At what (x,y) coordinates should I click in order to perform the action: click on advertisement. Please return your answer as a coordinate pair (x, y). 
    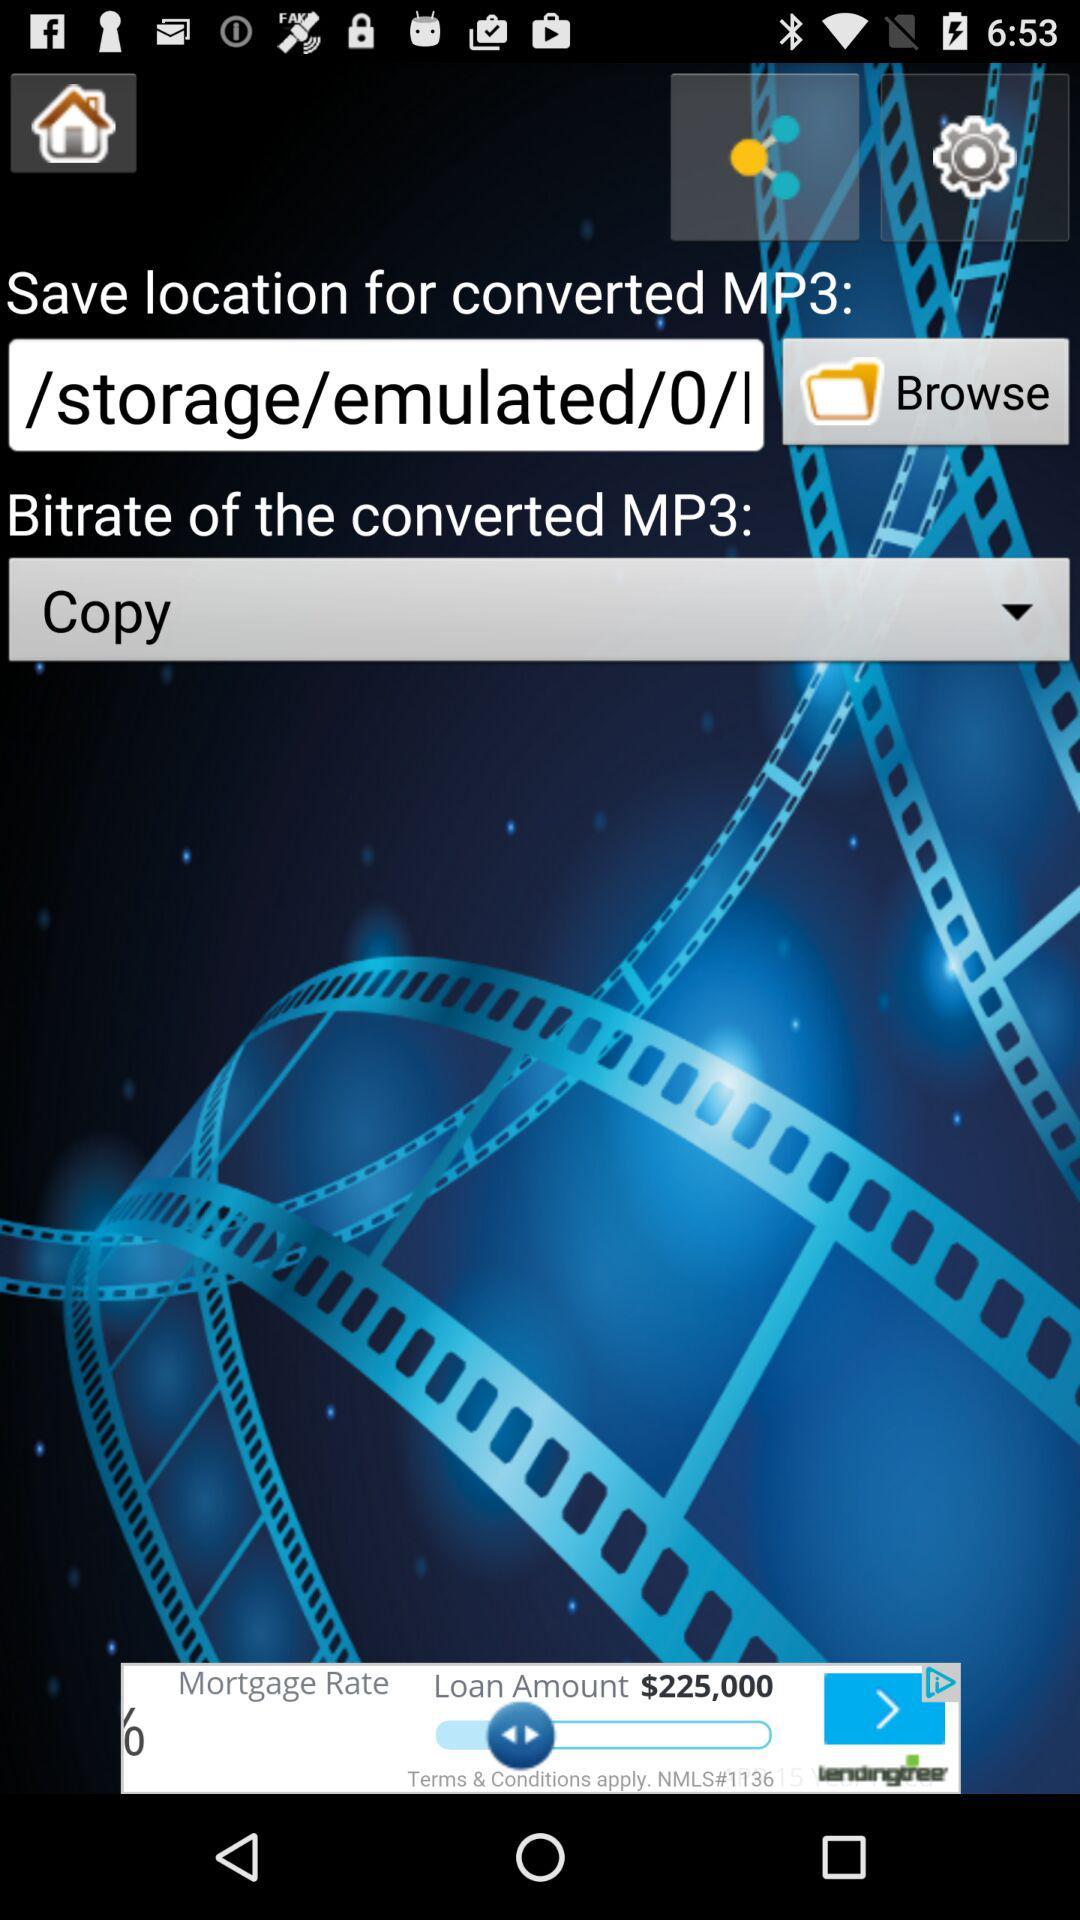
    Looking at the image, I should click on (540, 1727).